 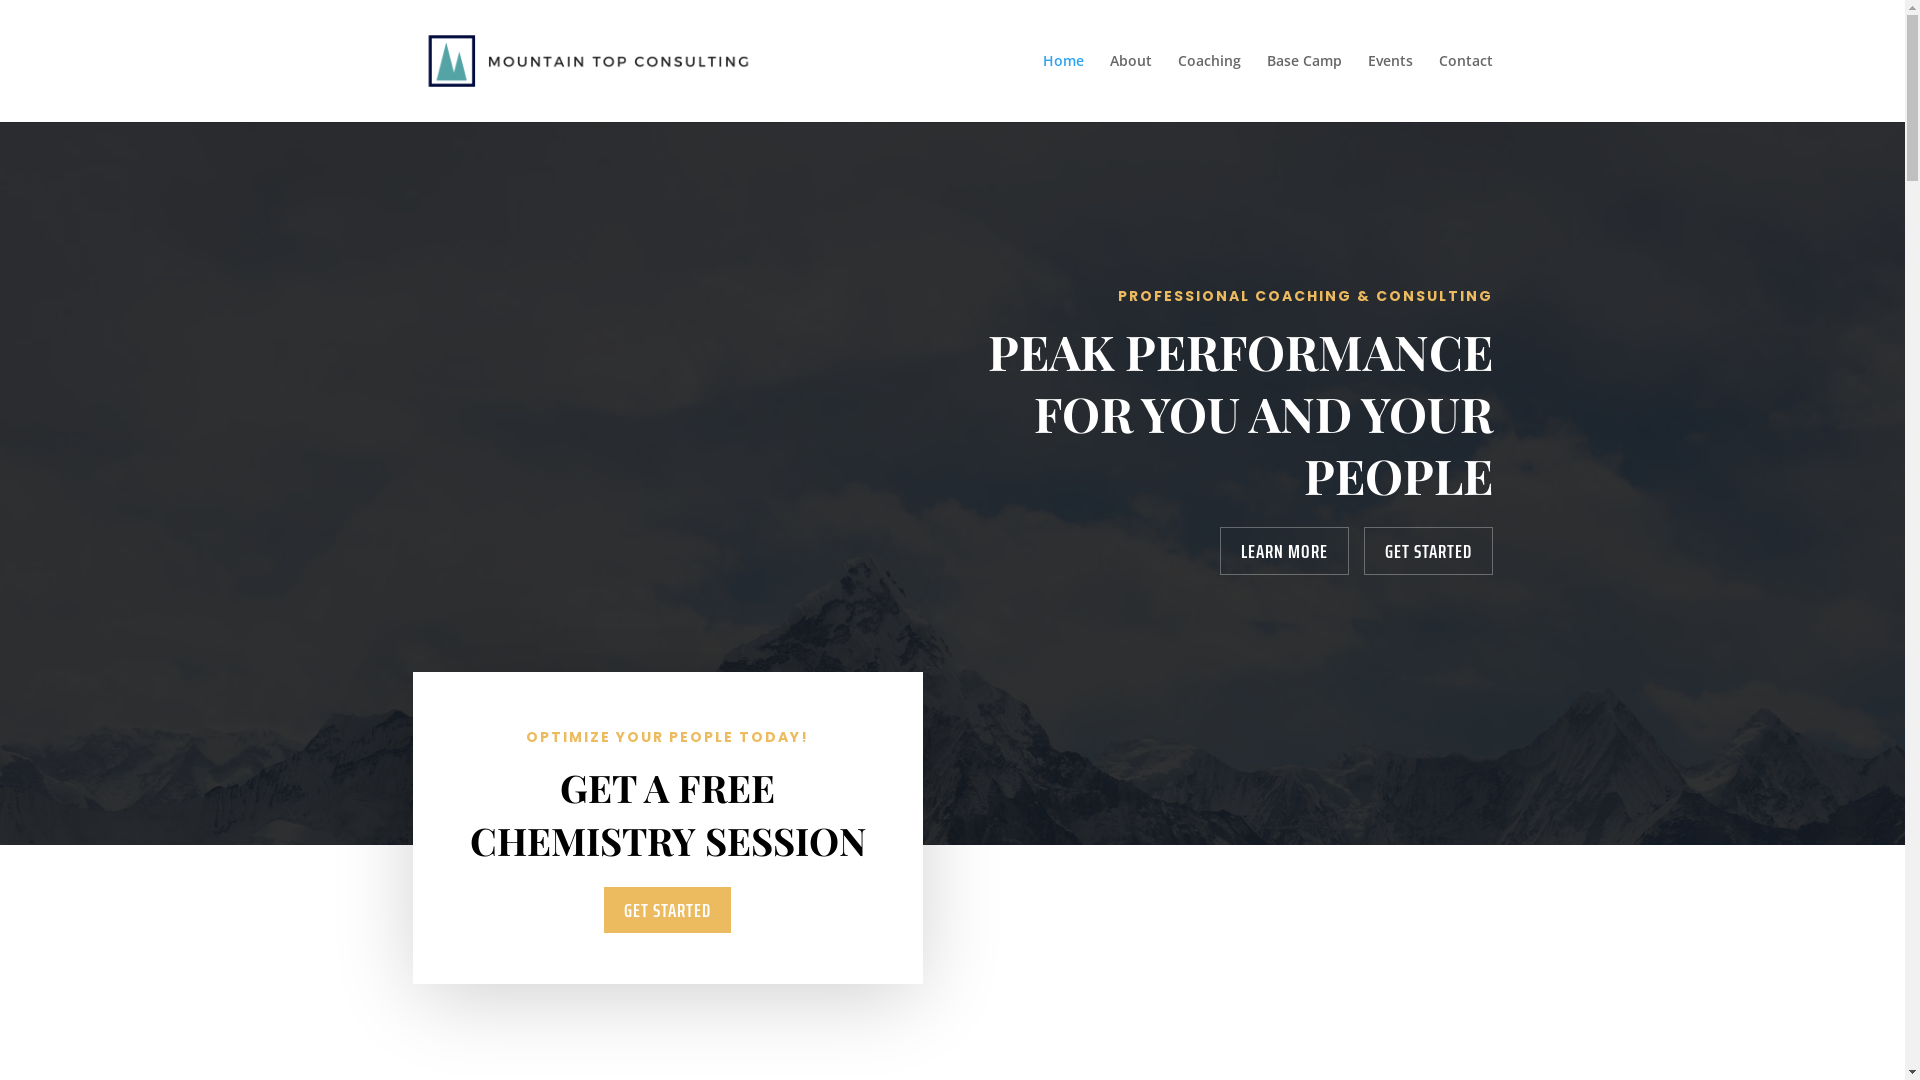 I want to click on 'LEARN MORE', so click(x=1284, y=551).